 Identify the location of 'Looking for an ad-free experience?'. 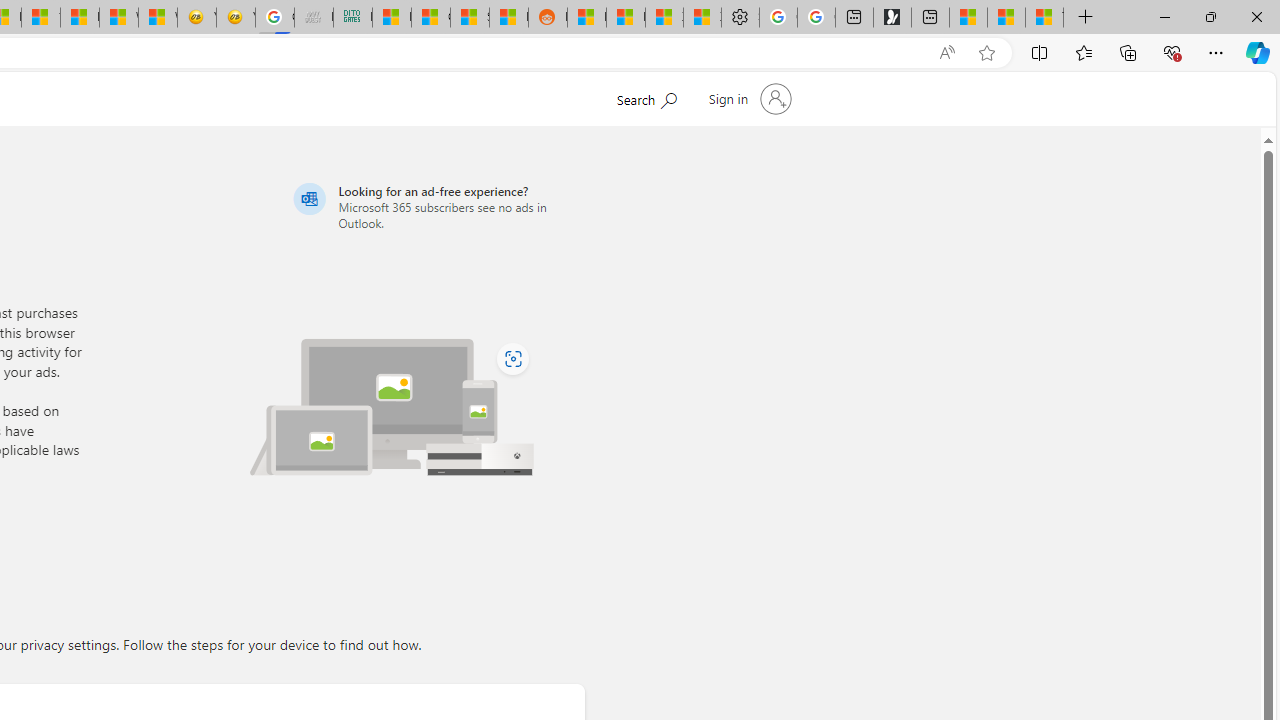
(435, 206).